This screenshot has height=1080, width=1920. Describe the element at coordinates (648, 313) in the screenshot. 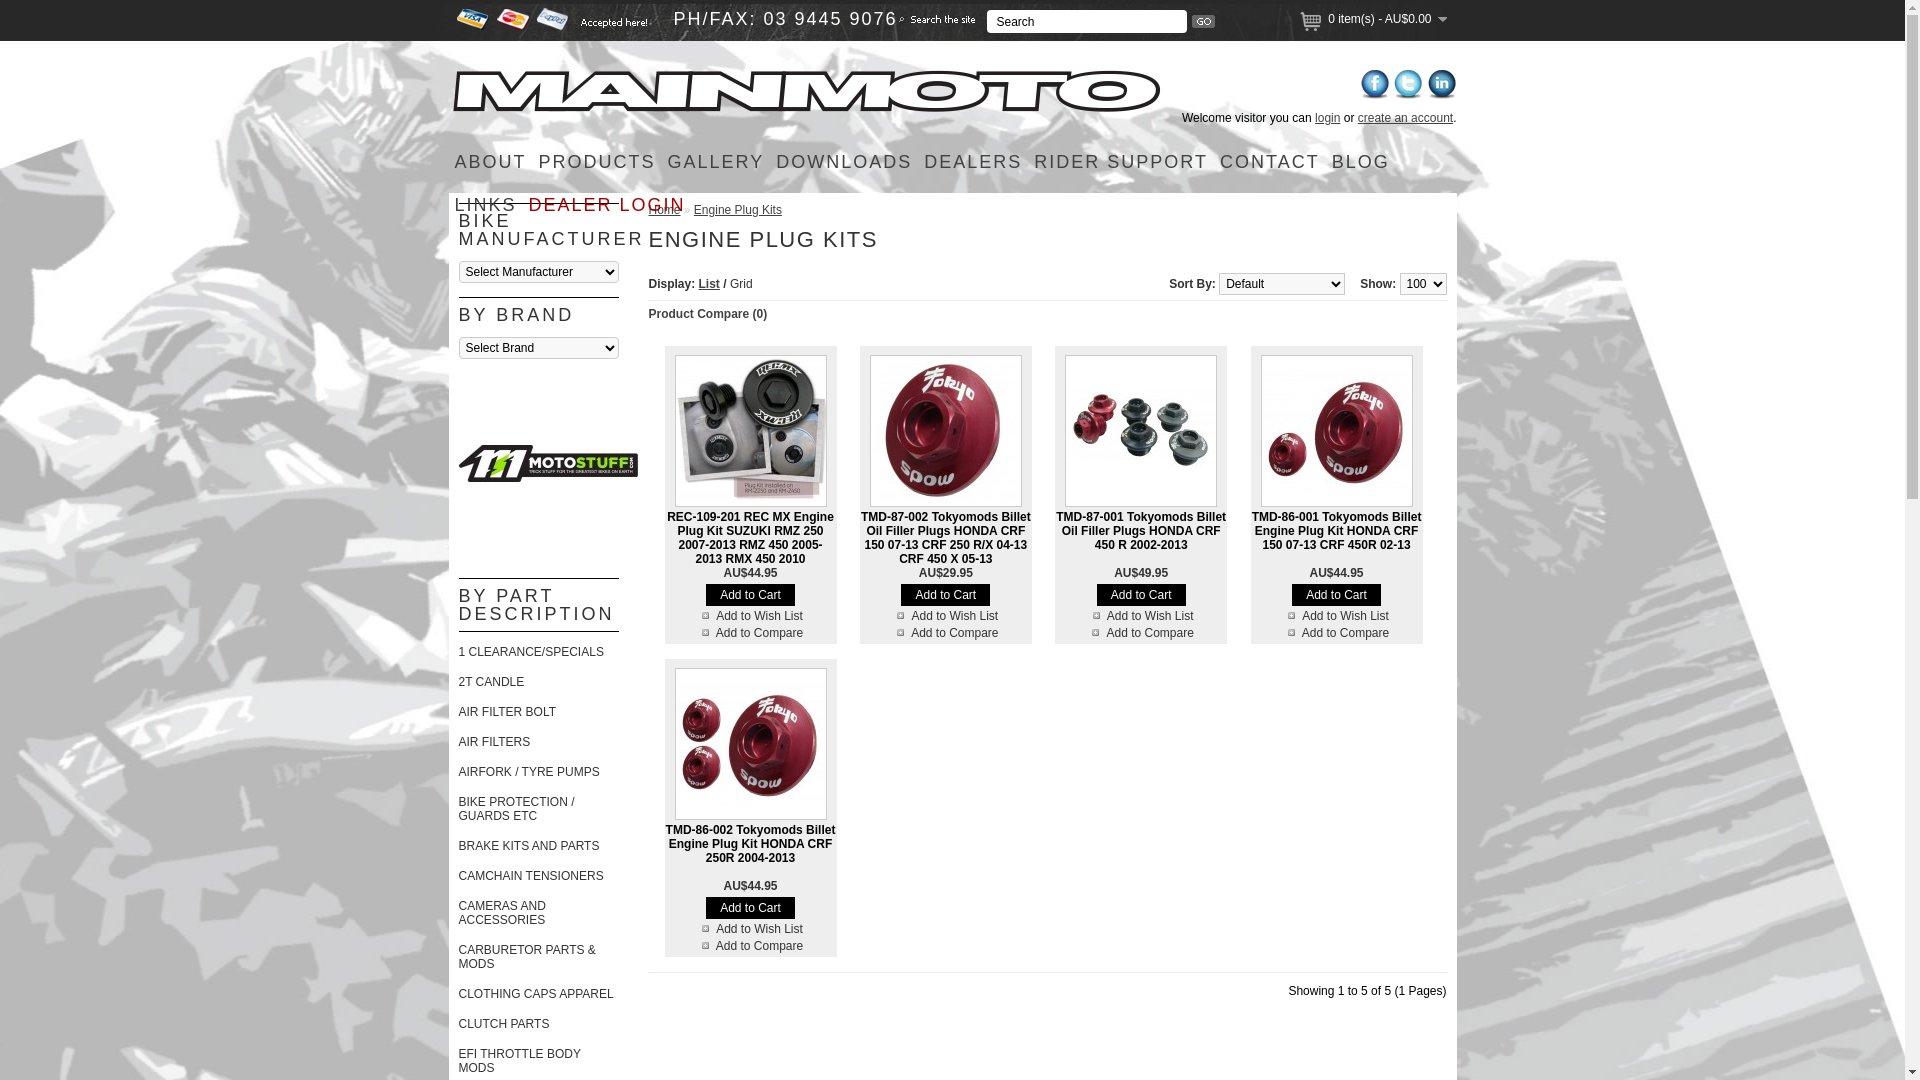

I see `'Product Compare (0)'` at that location.